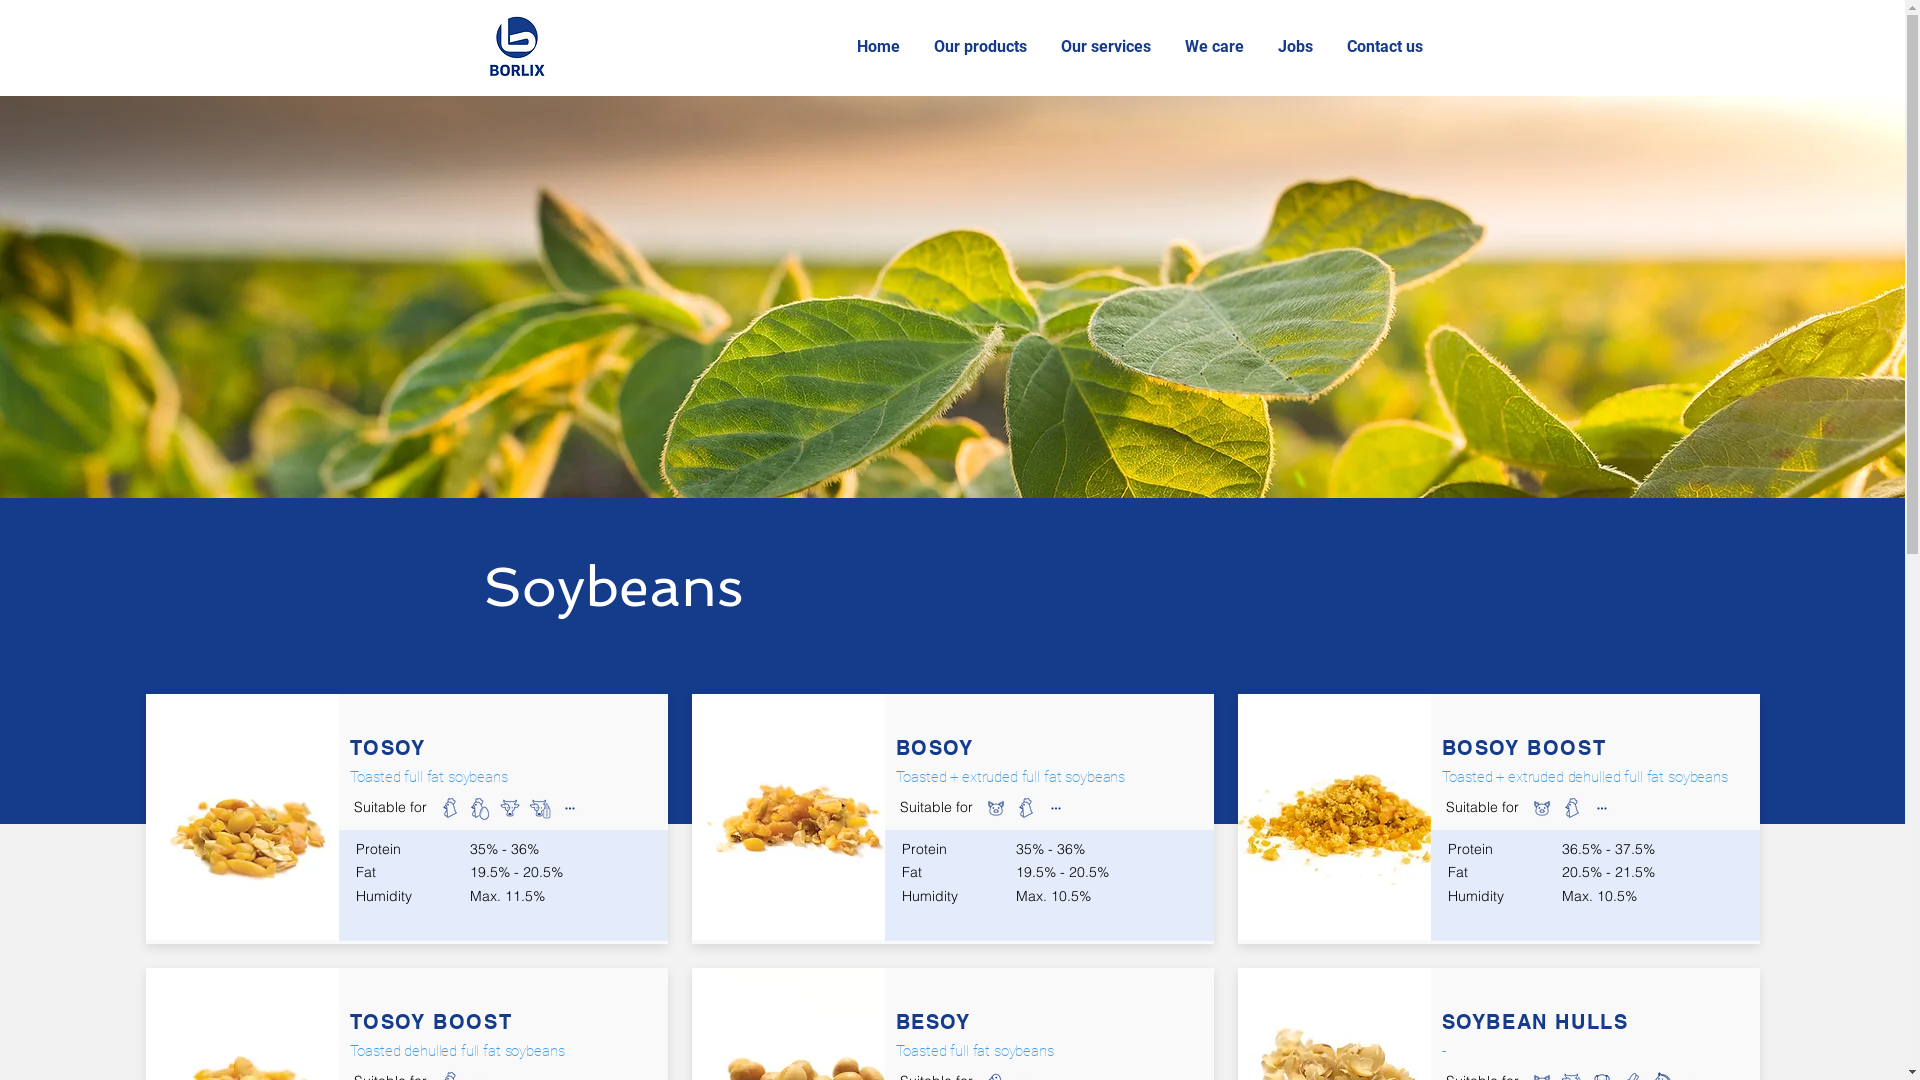 Image resolution: width=1920 pixels, height=1080 pixels. I want to click on 'Jobs', so click(1296, 45).